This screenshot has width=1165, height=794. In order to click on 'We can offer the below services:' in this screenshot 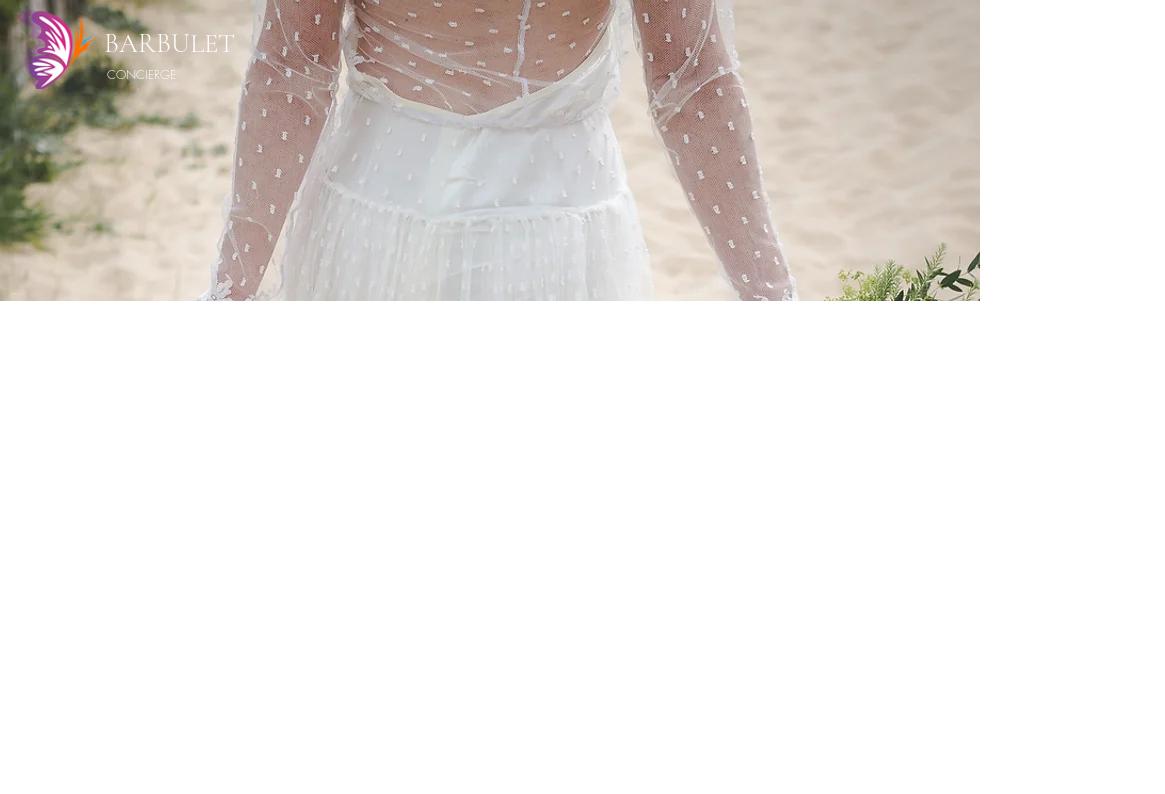, I will do `click(642, 469)`.